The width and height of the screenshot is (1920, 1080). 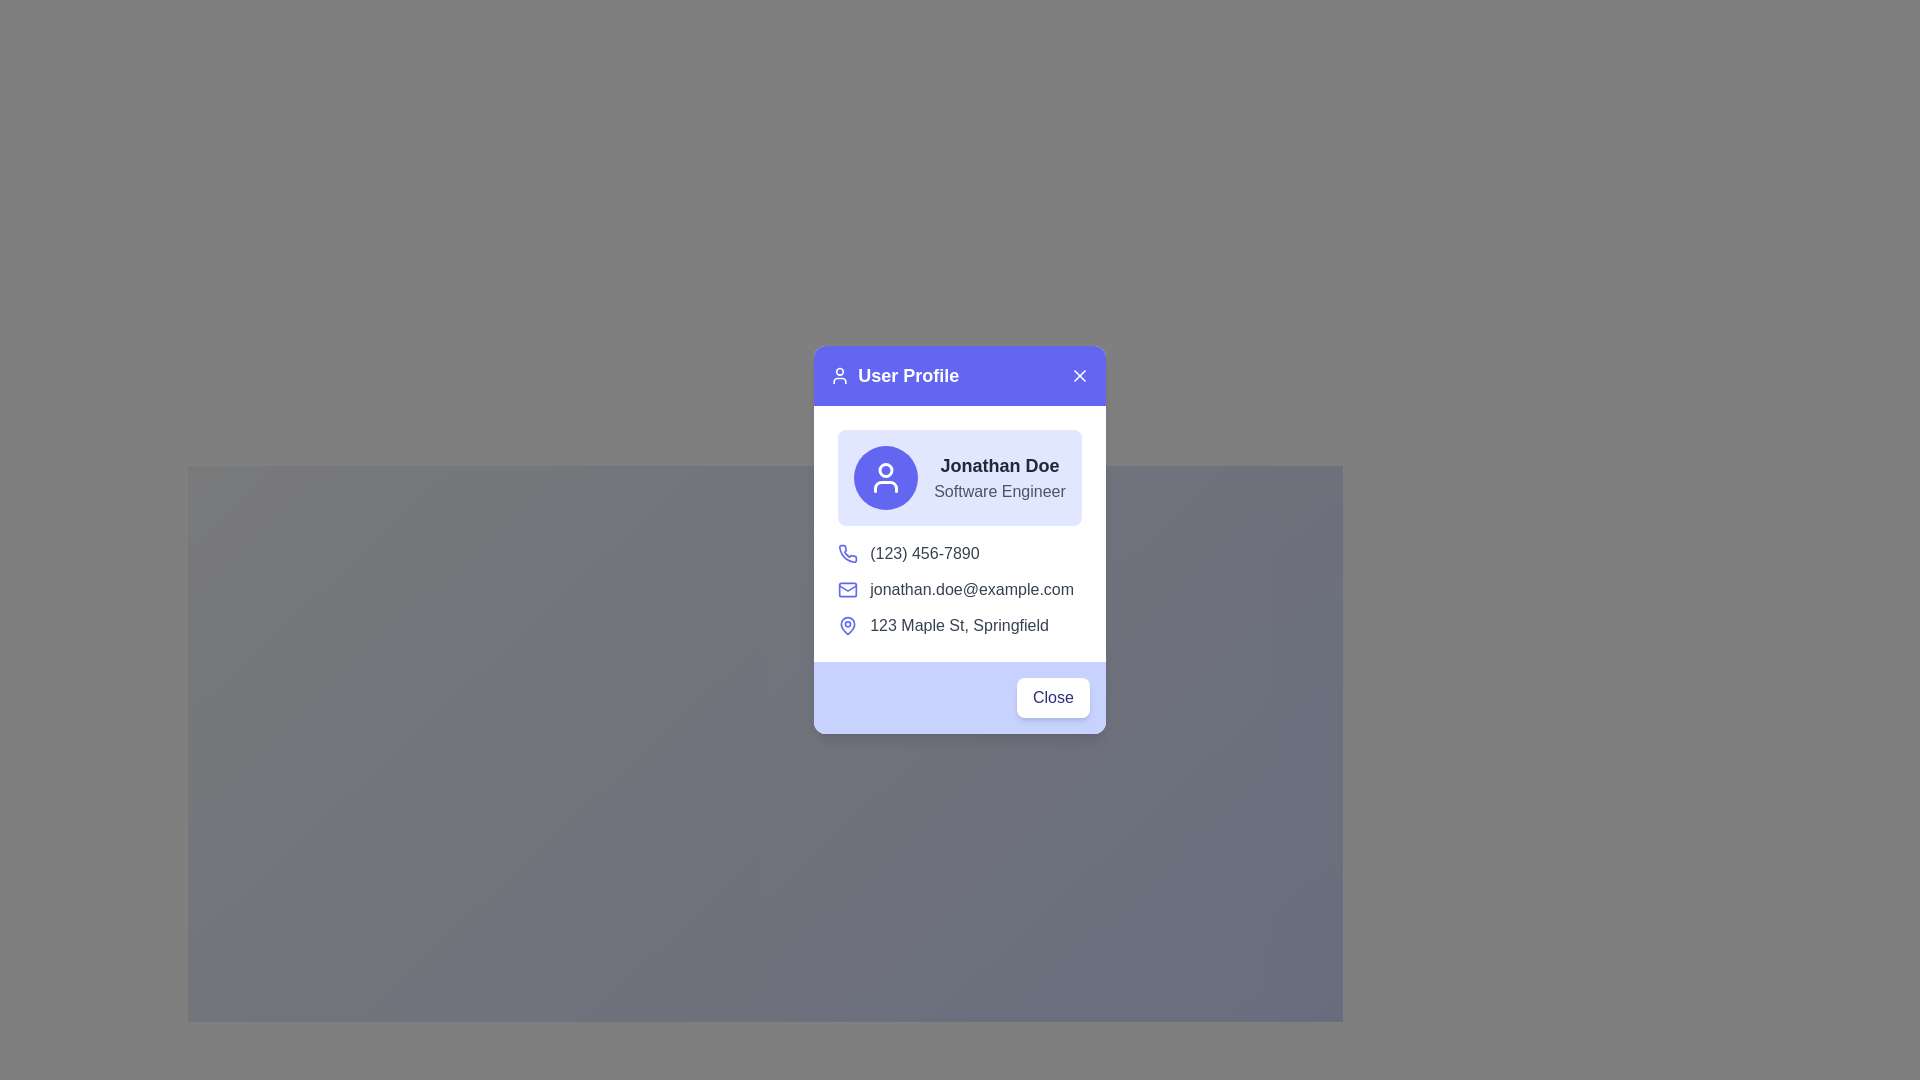 I want to click on the blue phone handset icon located to the left of the text '(123) 456-7890' in the profile card layout, so click(x=848, y=554).